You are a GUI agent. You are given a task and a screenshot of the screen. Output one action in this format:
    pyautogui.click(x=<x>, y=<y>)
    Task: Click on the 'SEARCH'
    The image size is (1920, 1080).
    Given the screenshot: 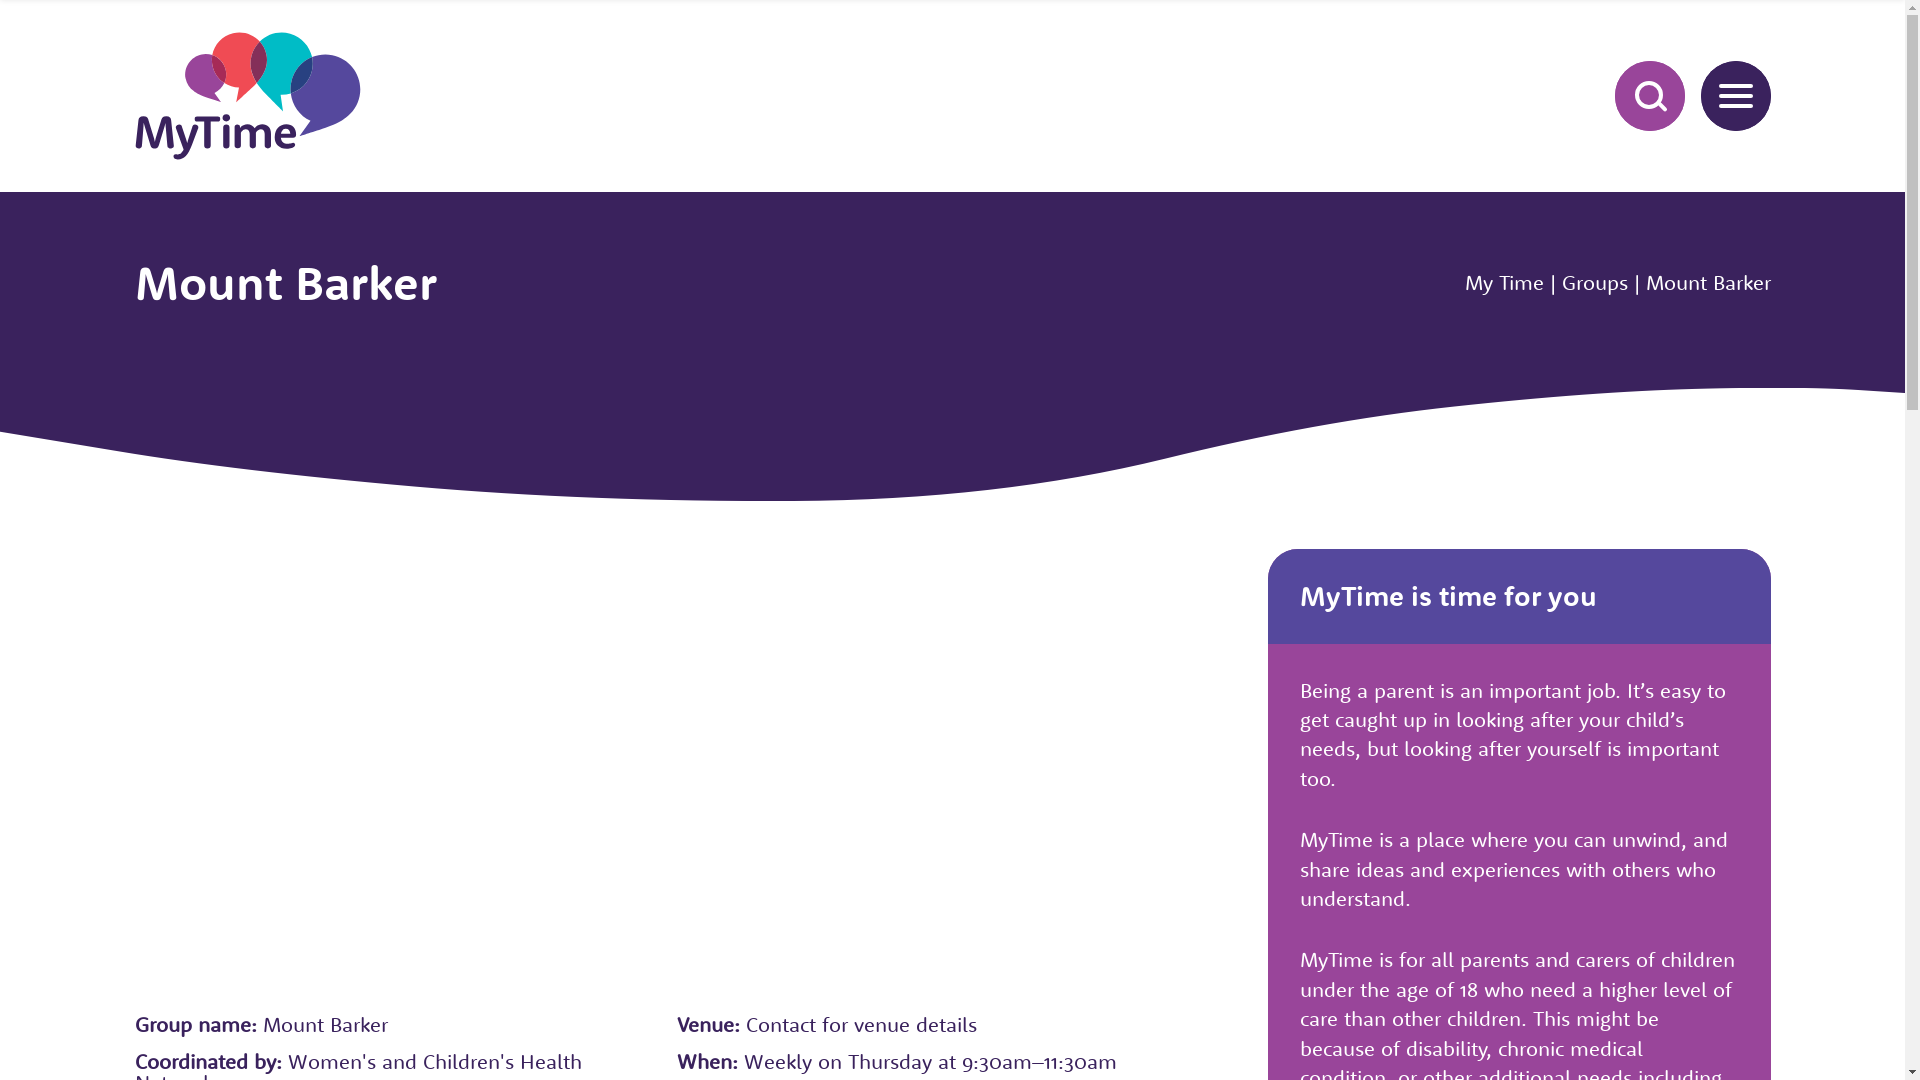 What is the action you would take?
    pyautogui.click(x=1649, y=96)
    